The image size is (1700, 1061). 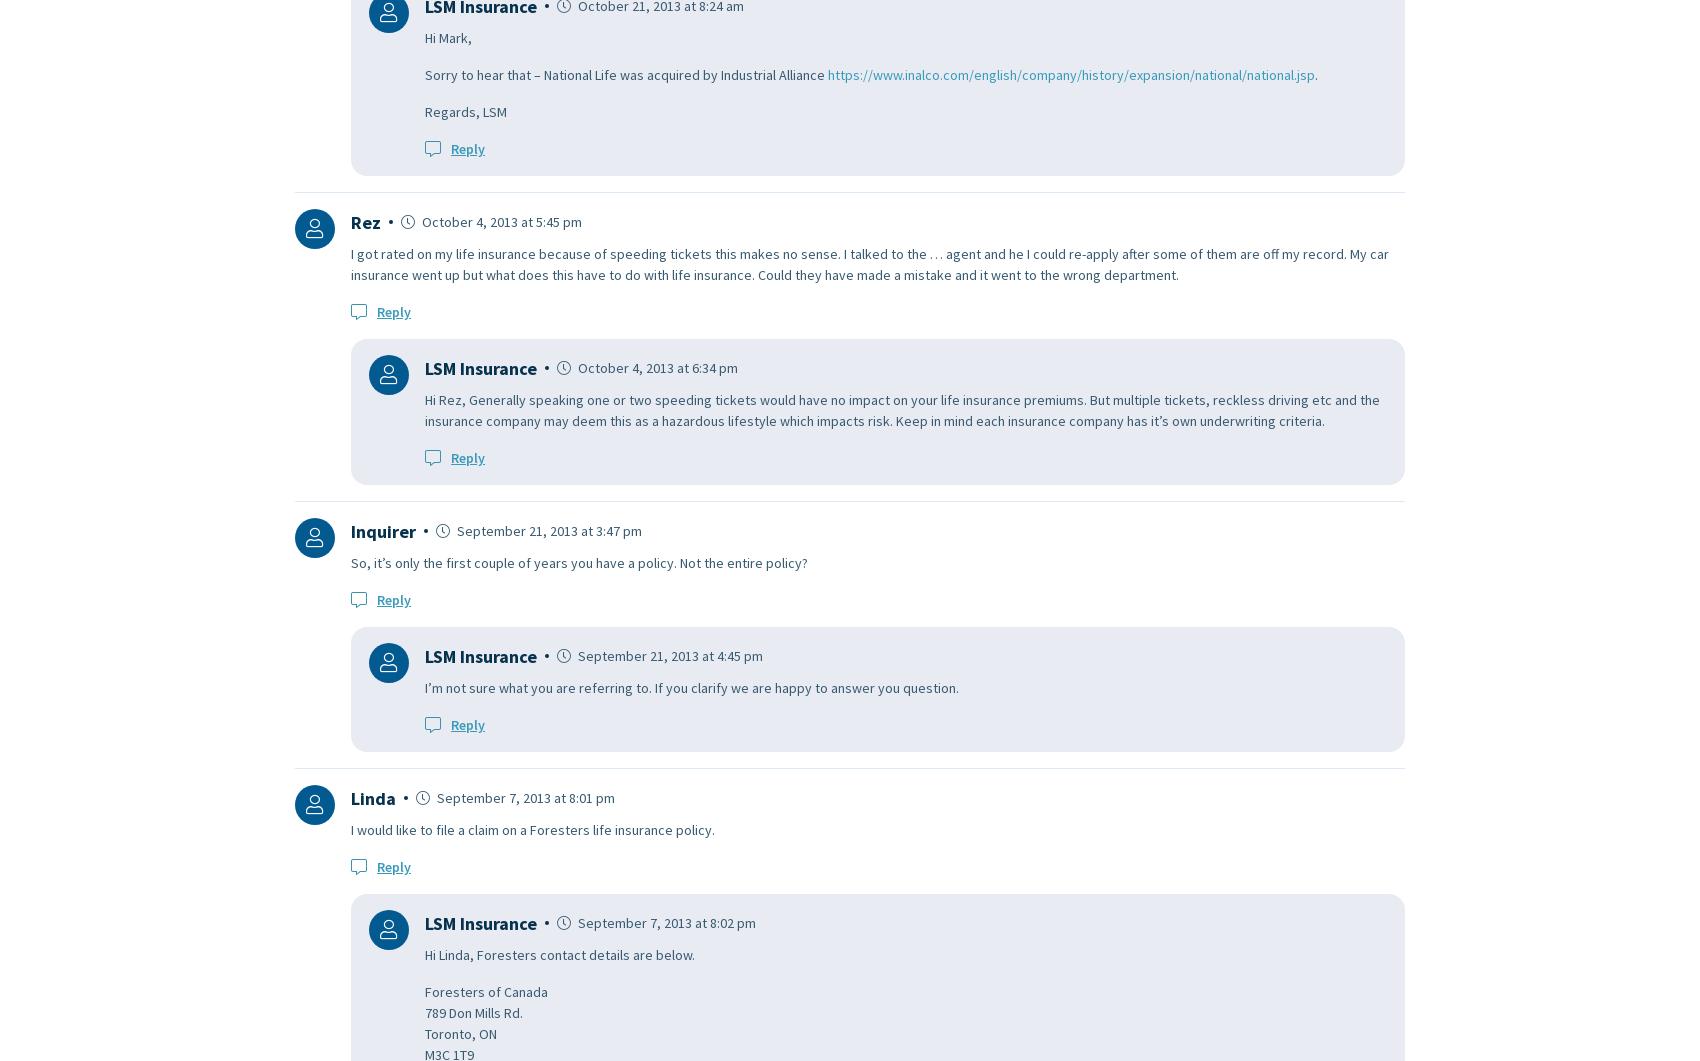 I want to click on 'Linda', so click(x=372, y=797).